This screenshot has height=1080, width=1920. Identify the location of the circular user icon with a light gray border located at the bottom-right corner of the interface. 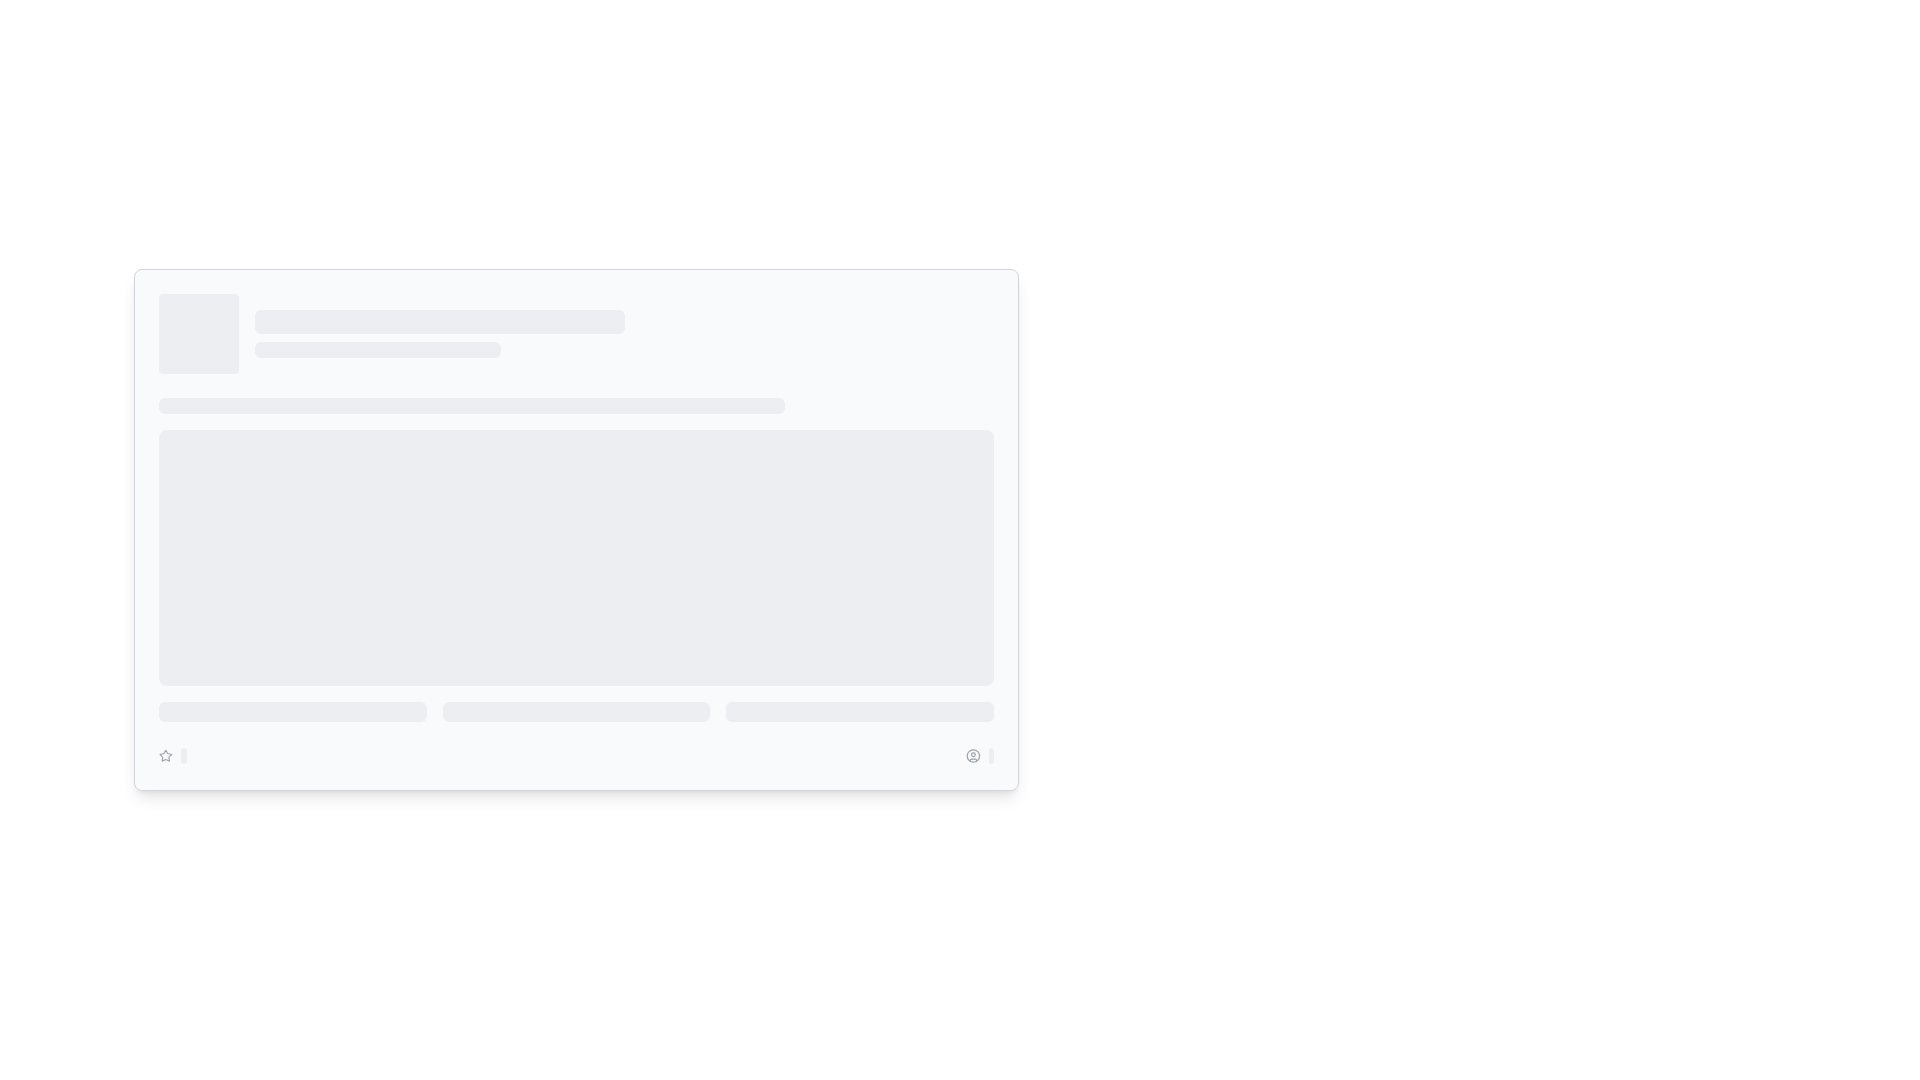
(973, 756).